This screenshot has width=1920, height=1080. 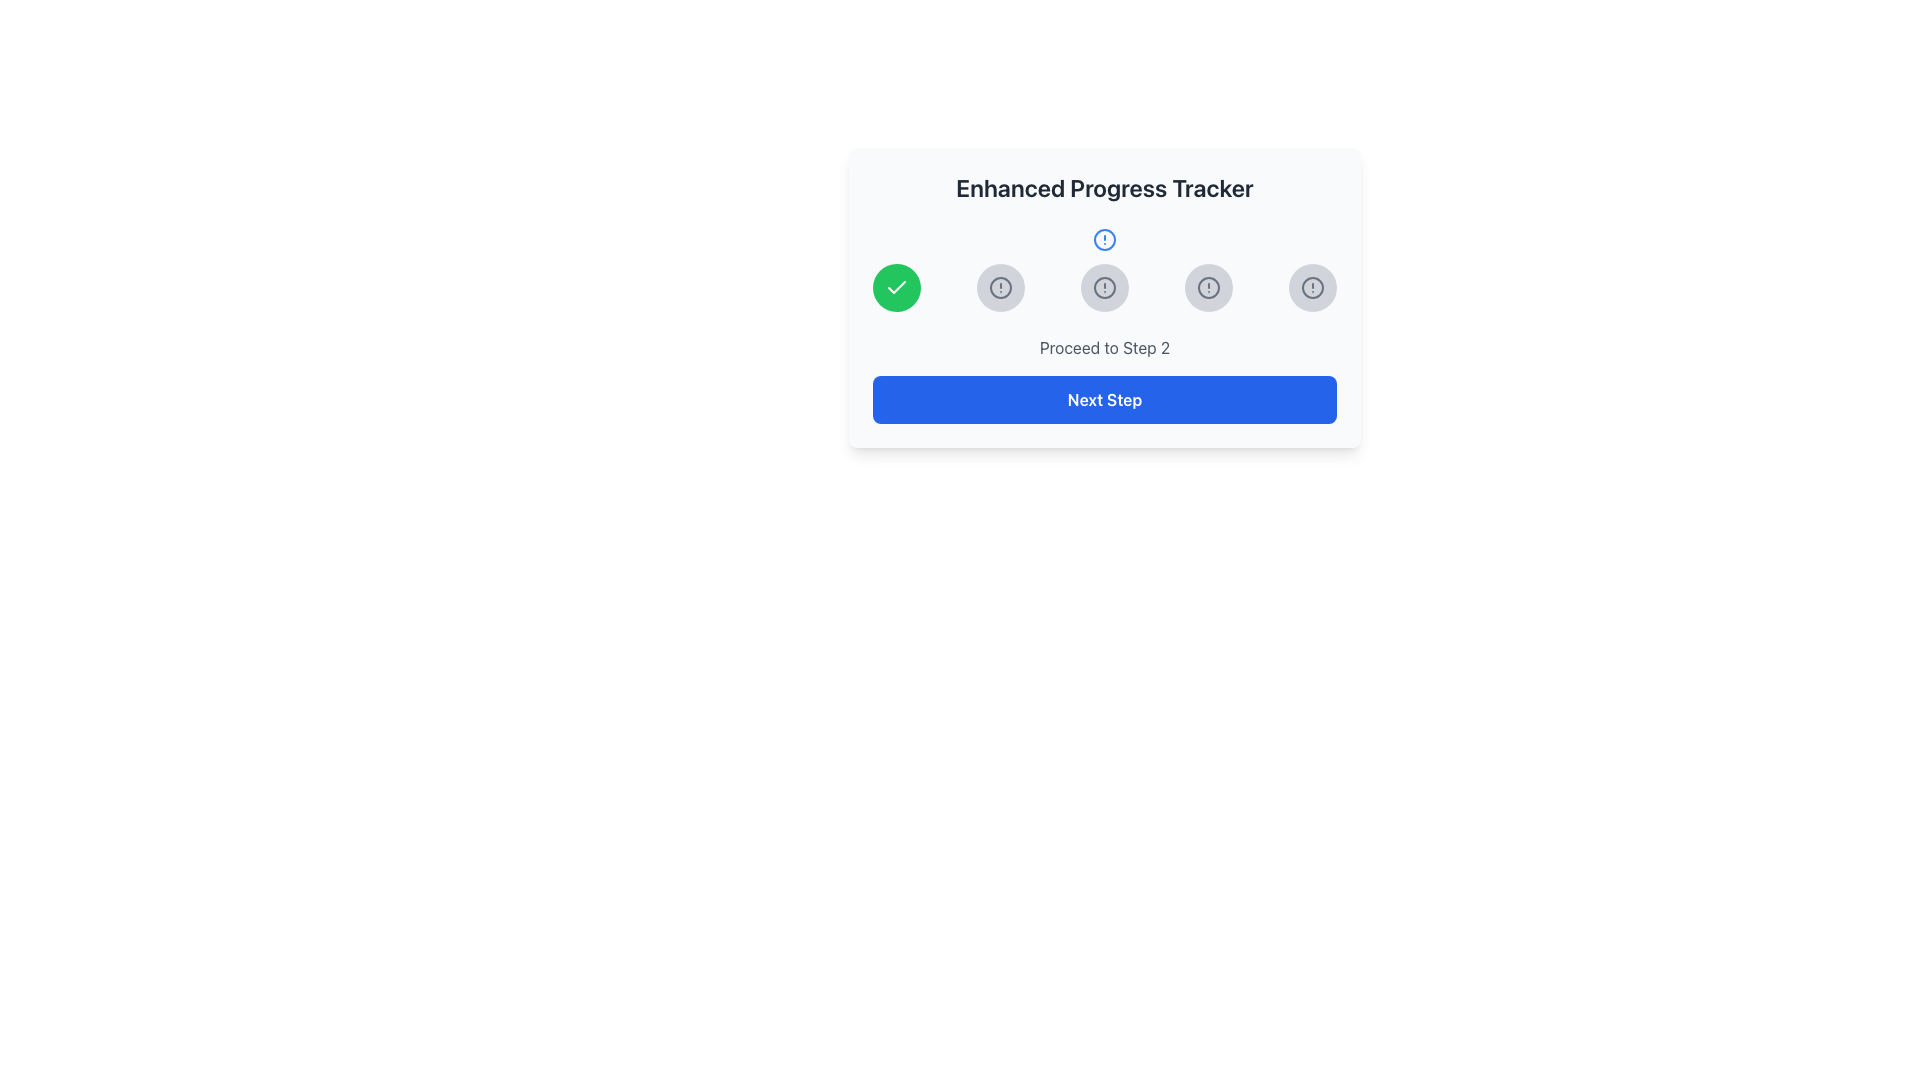 I want to click on the alert icon at the rightmost end of the horizontal progress indicator within the 'Enhanced Progress Tracker' panel, so click(x=1313, y=288).